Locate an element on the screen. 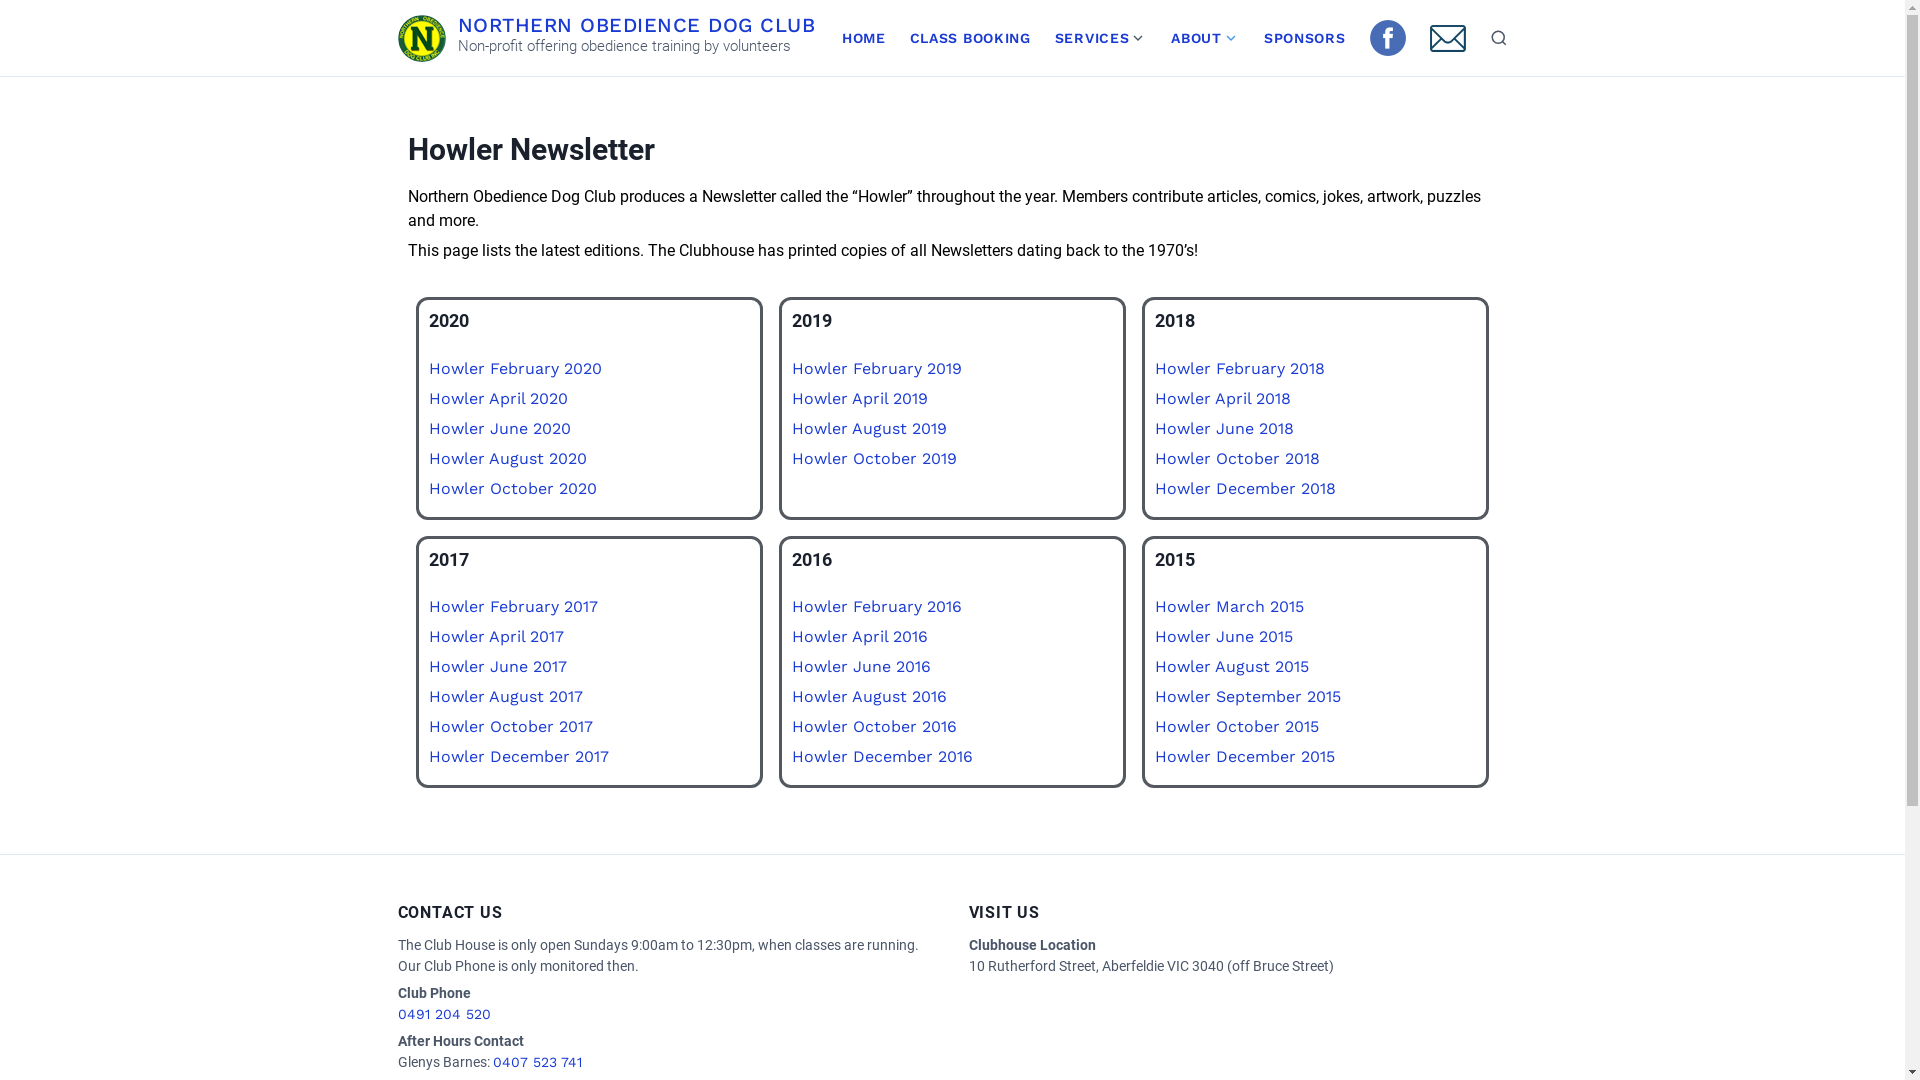 The width and height of the screenshot is (1920, 1080). 'Howler October 2019' is located at coordinates (874, 457).